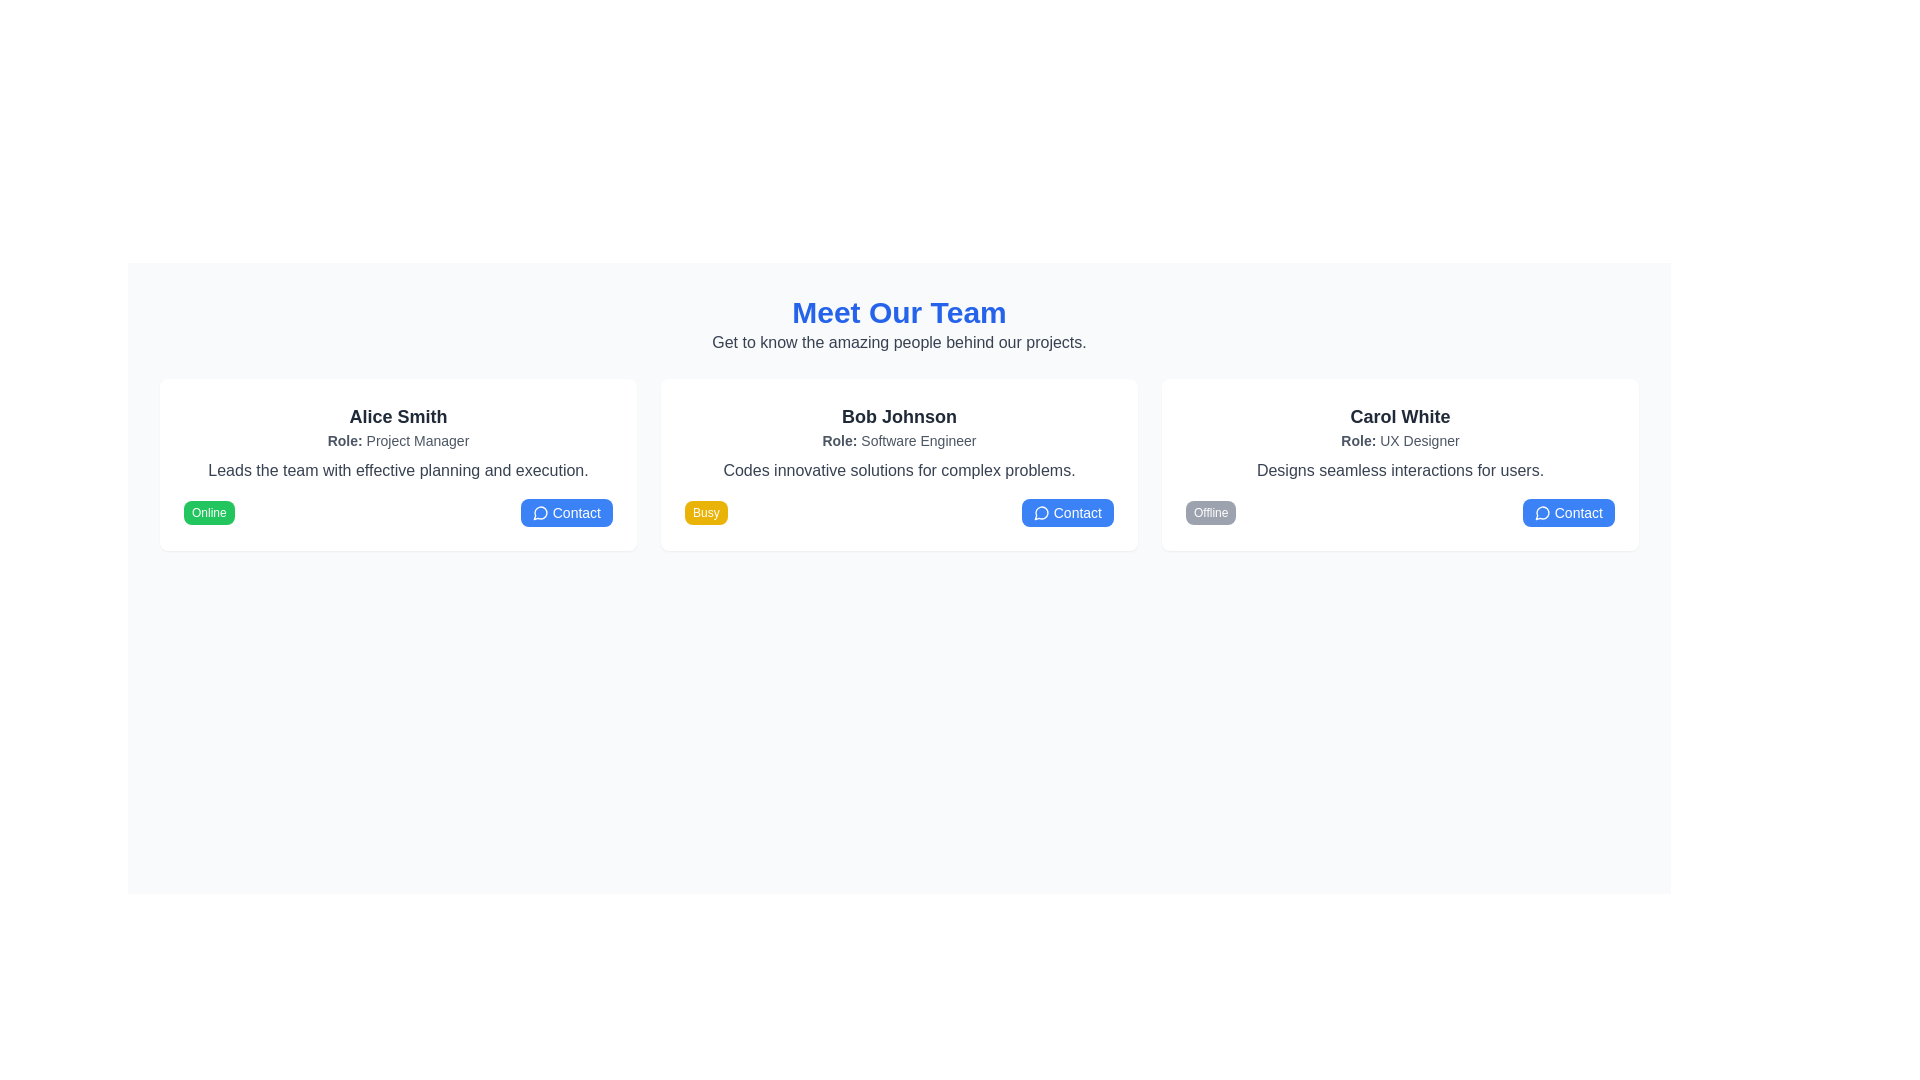 This screenshot has width=1920, height=1080. I want to click on the text label 'Bob Johnson' styled in bold and dark gray, located at the top center of the middle card under the 'Meet Our Team' section, so click(898, 415).